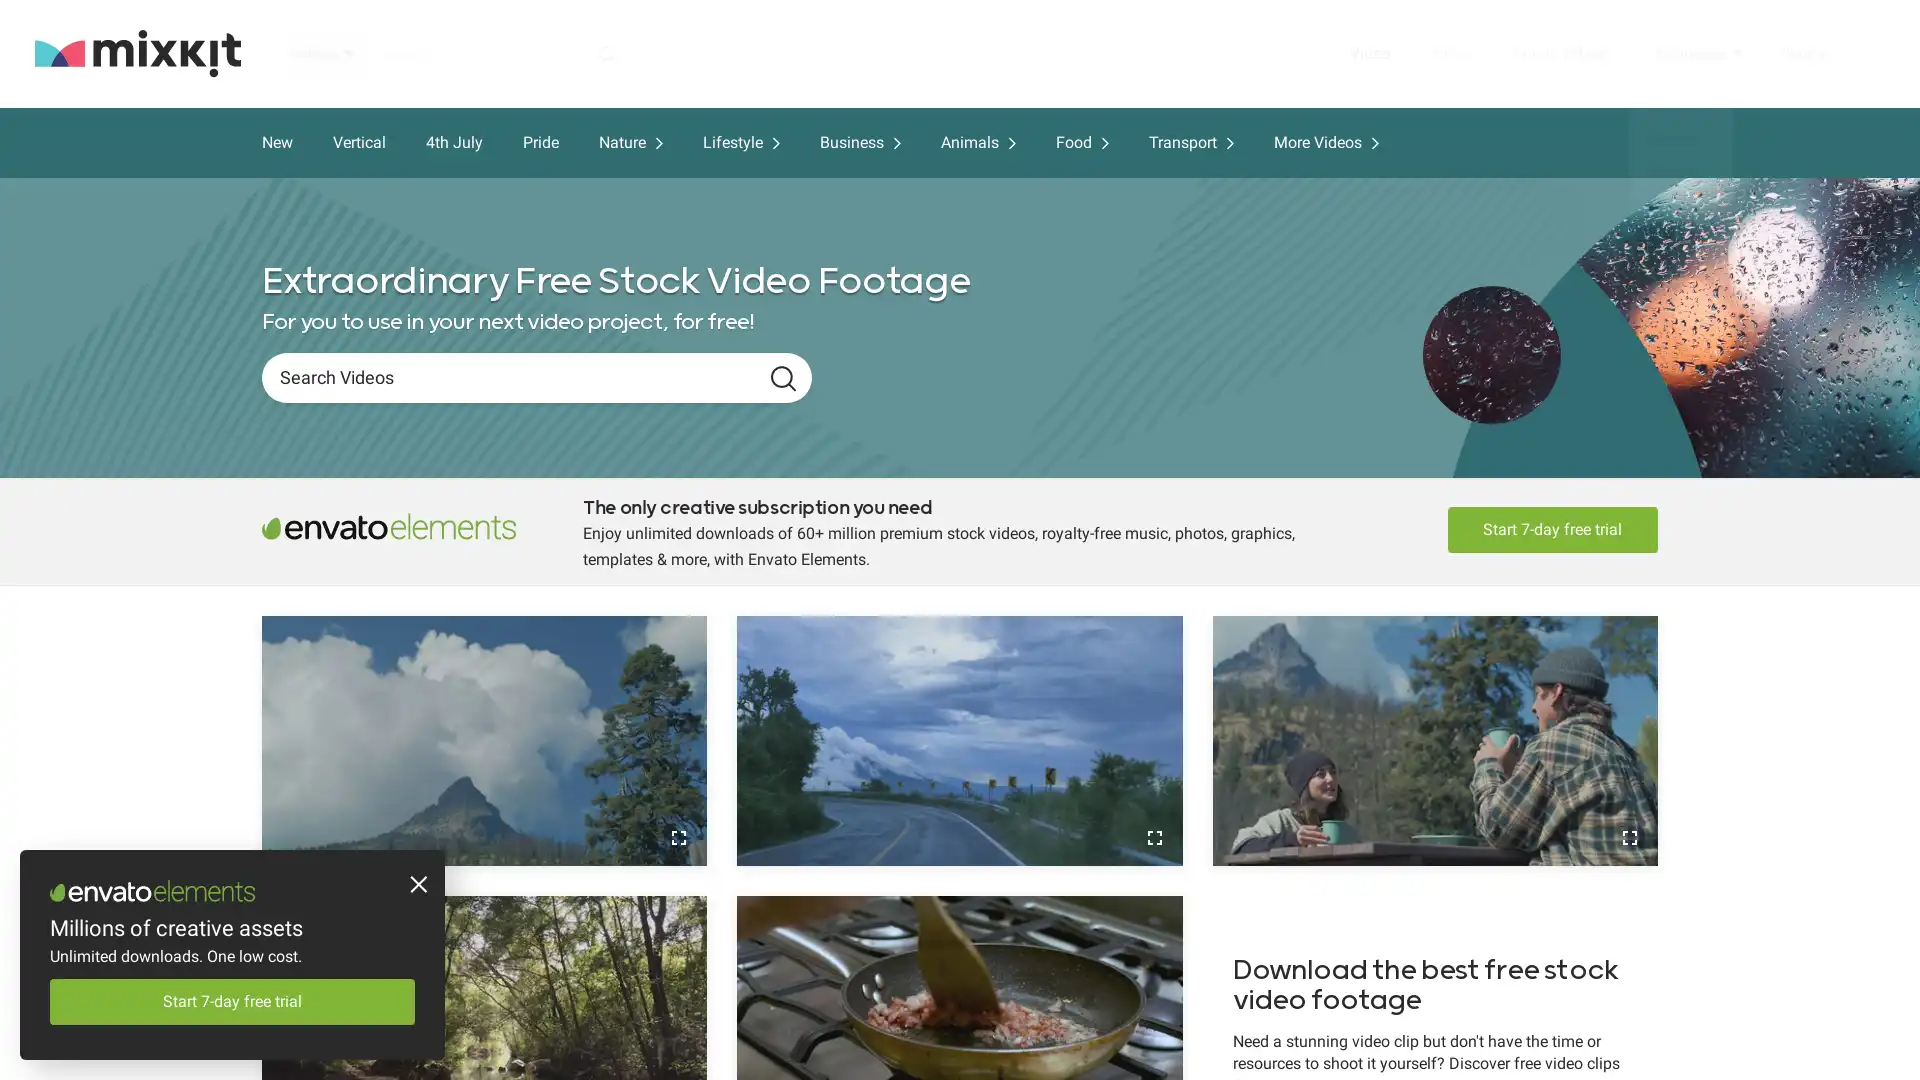 This screenshot has height=1080, width=1920. I want to click on View Fullscreen, so click(1153, 837).